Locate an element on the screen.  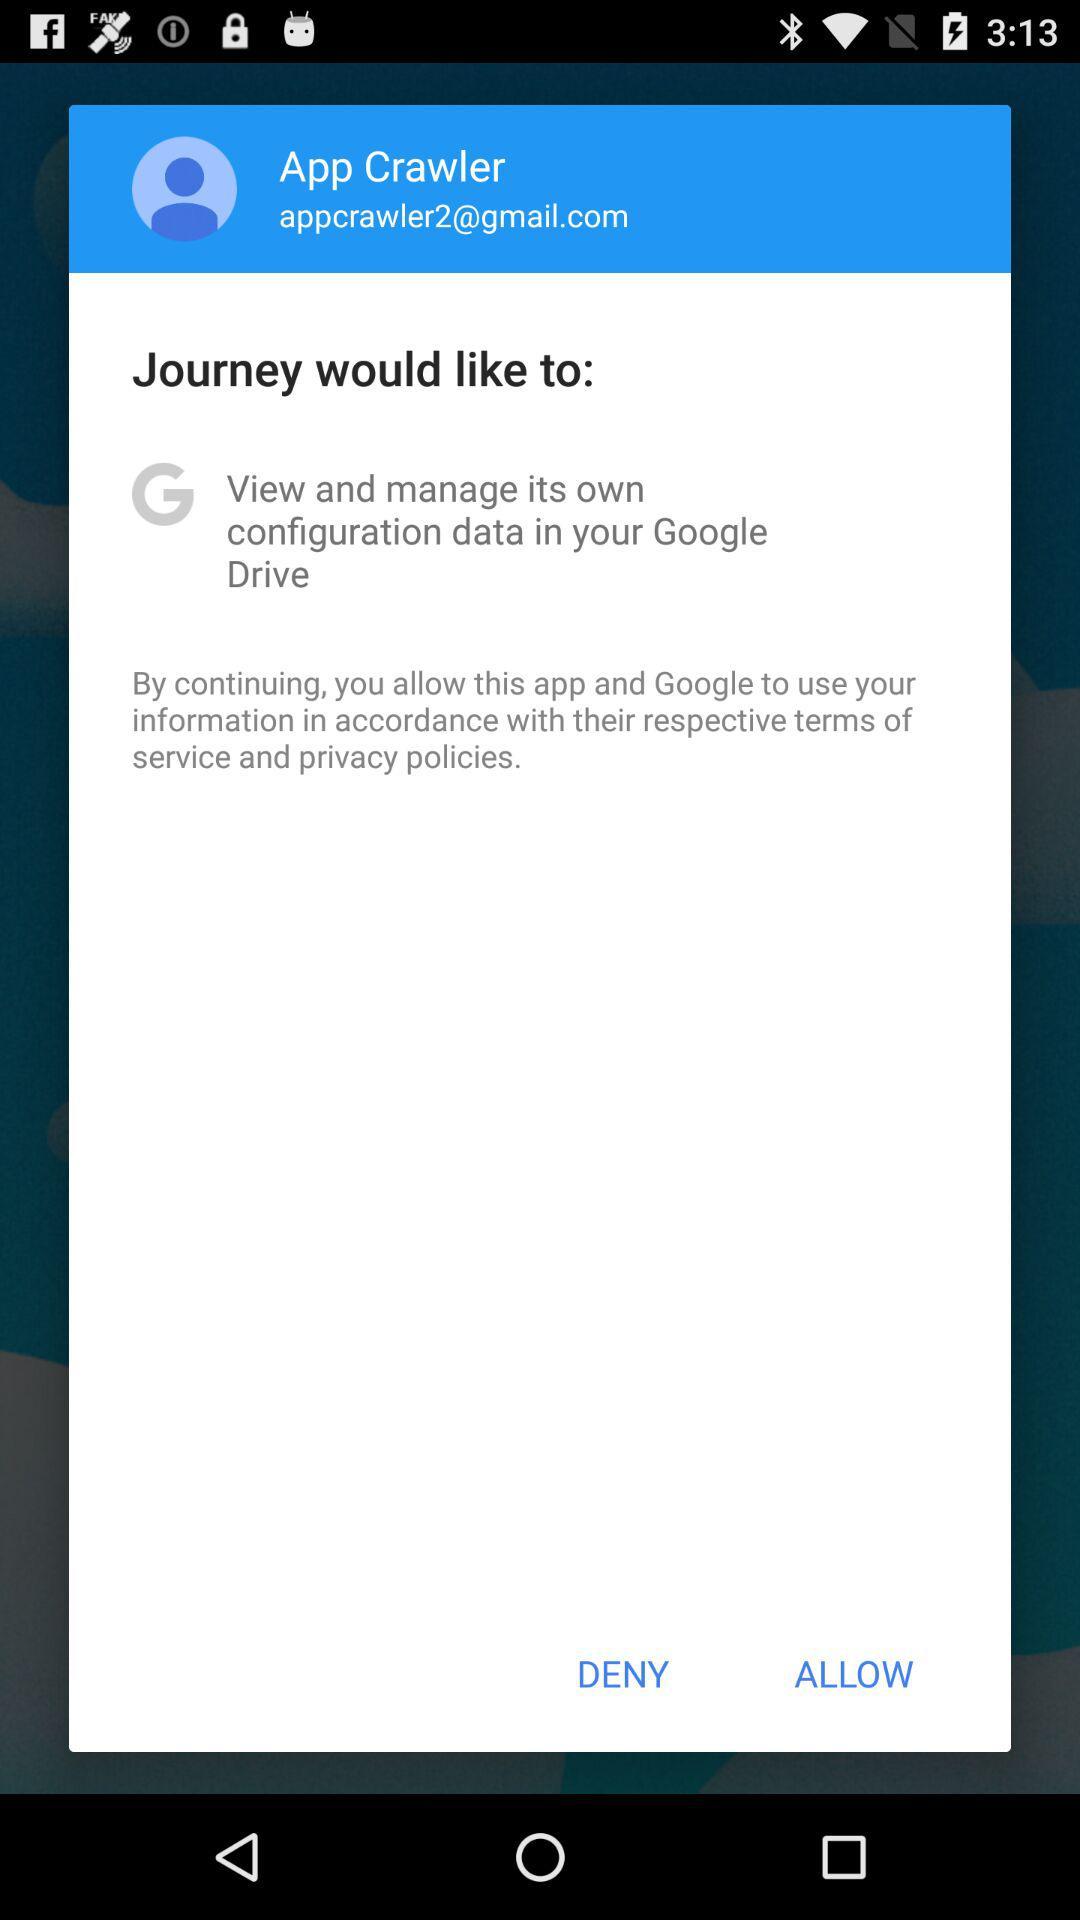
app to the left of app crawler app is located at coordinates (184, 188).